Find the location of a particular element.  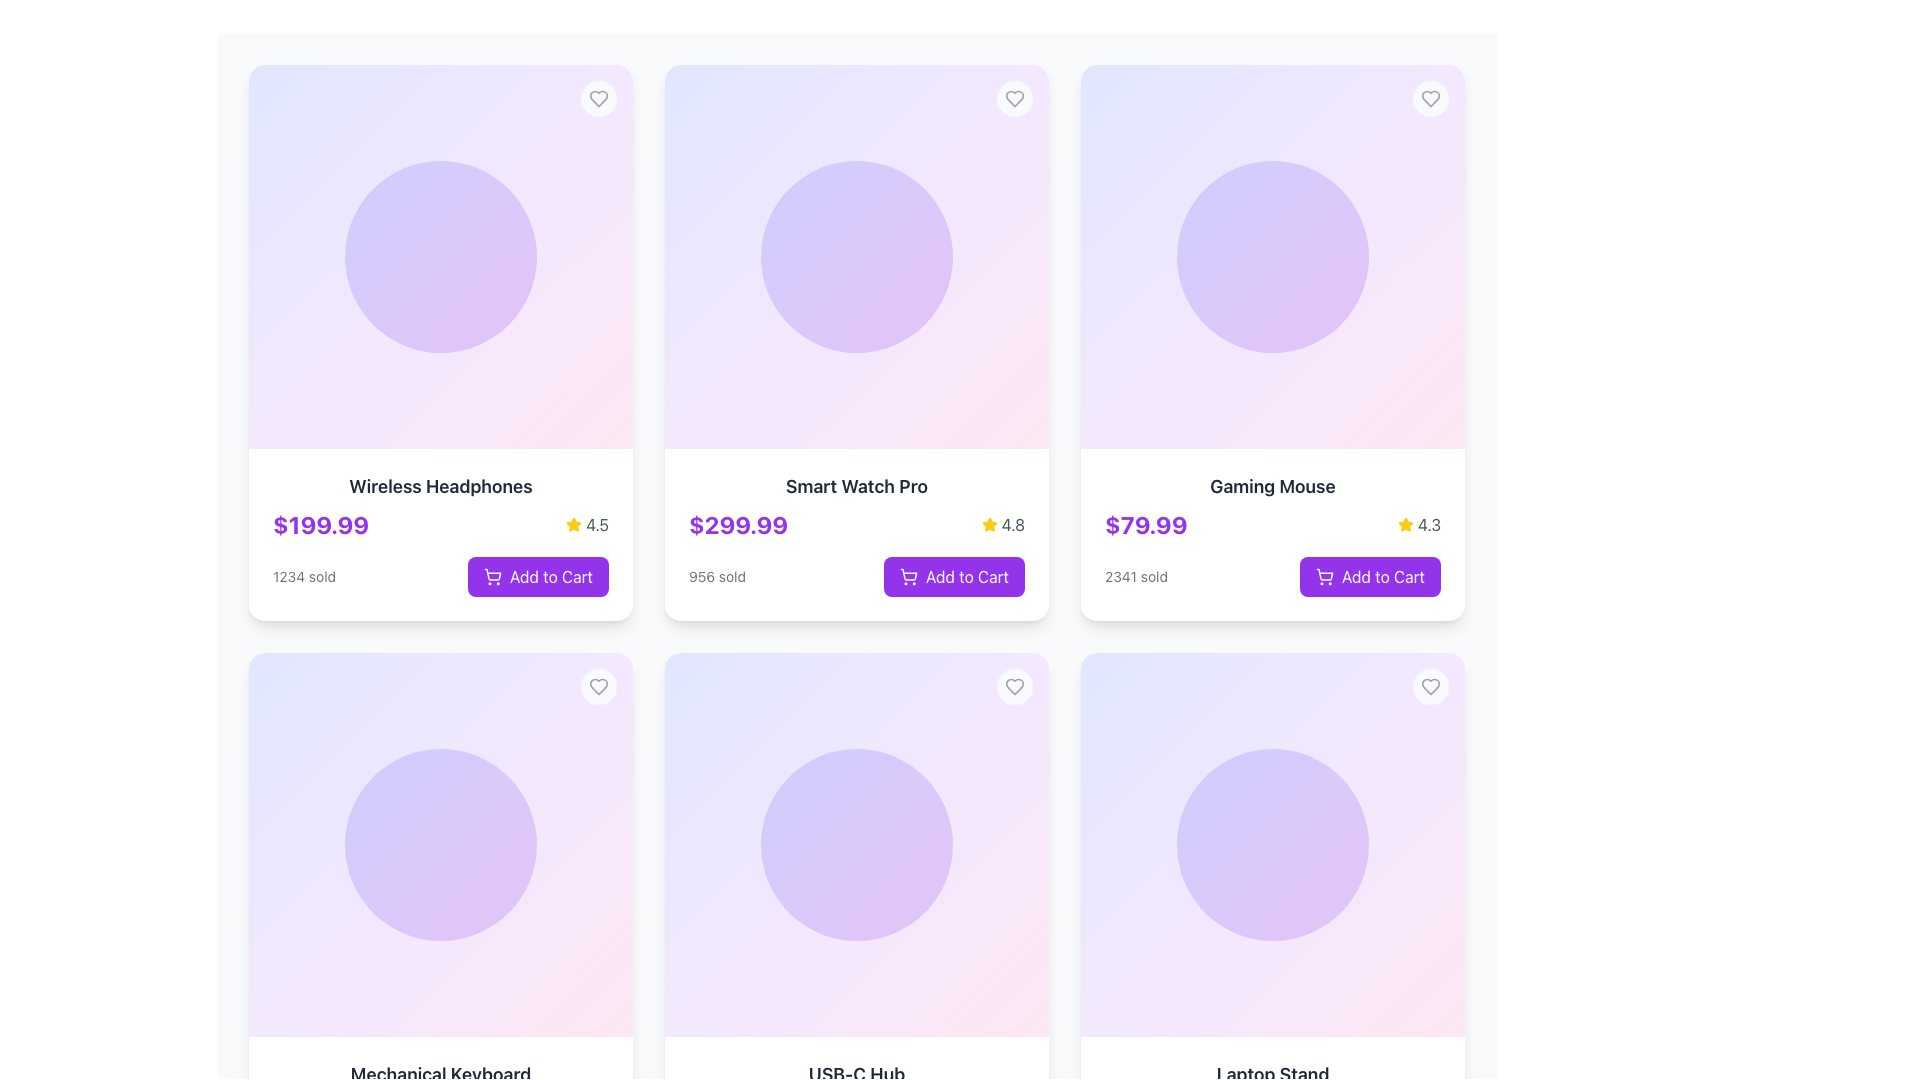

the product name displayed in the text label for 'Wireless Headphones', which is located at the top of the product card in the first column of the first row is located at coordinates (440, 486).